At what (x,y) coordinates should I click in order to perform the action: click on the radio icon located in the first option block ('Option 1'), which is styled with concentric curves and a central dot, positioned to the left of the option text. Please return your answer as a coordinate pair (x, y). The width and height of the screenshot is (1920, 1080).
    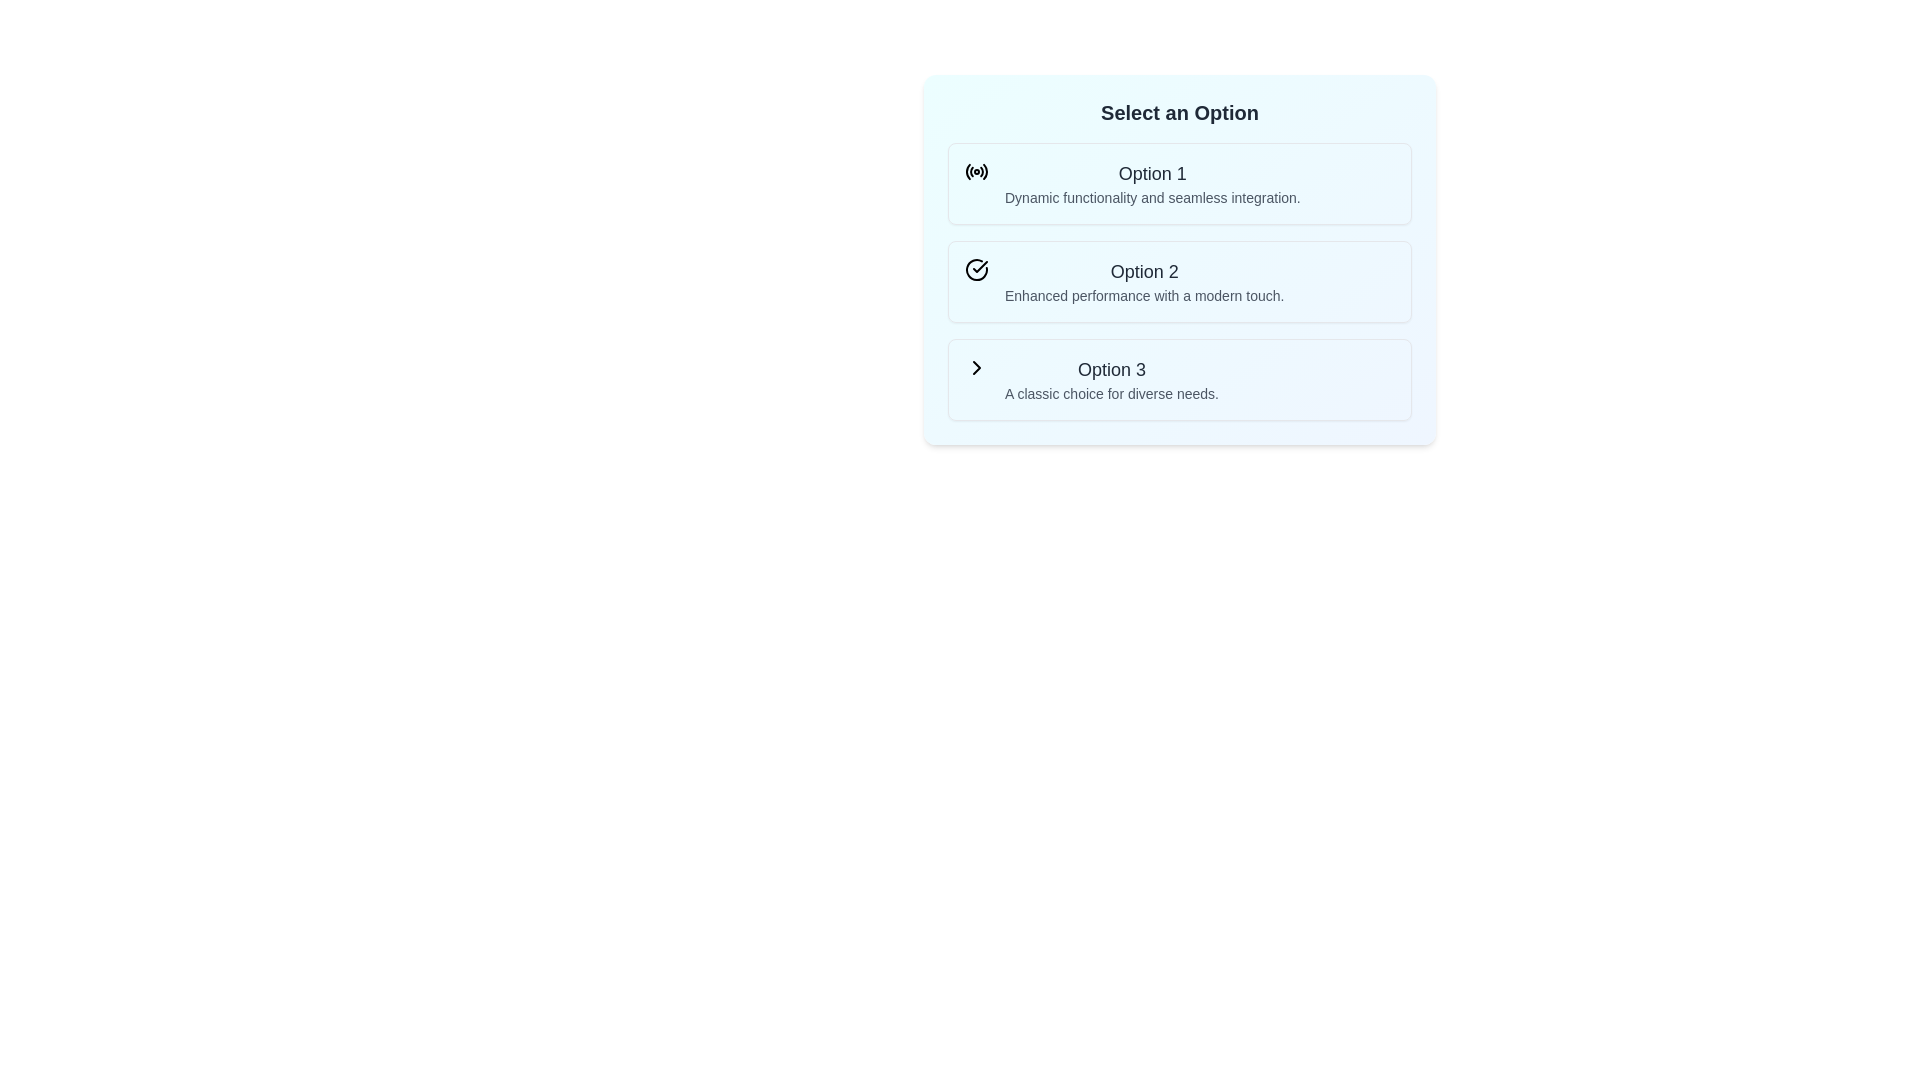
    Looking at the image, I should click on (977, 171).